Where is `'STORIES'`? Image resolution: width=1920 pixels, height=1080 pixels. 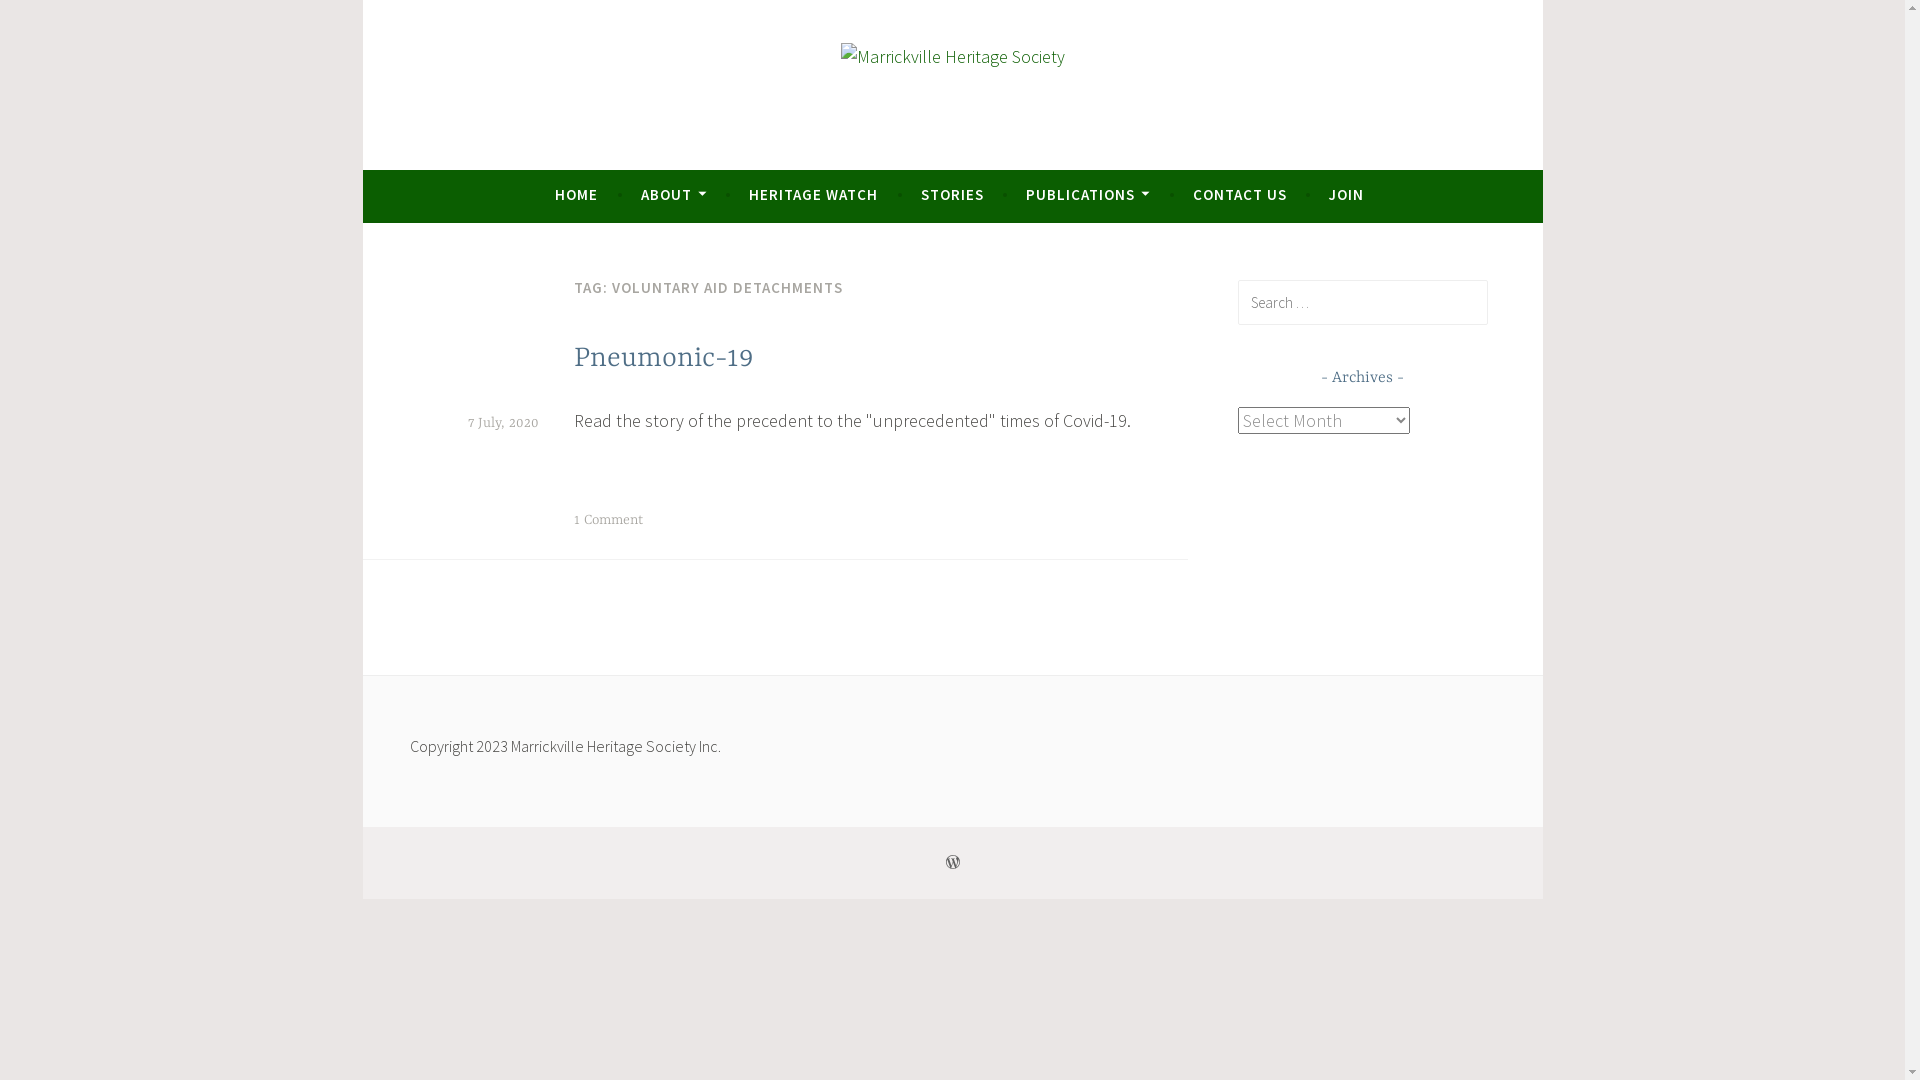
'STORIES' is located at coordinates (951, 195).